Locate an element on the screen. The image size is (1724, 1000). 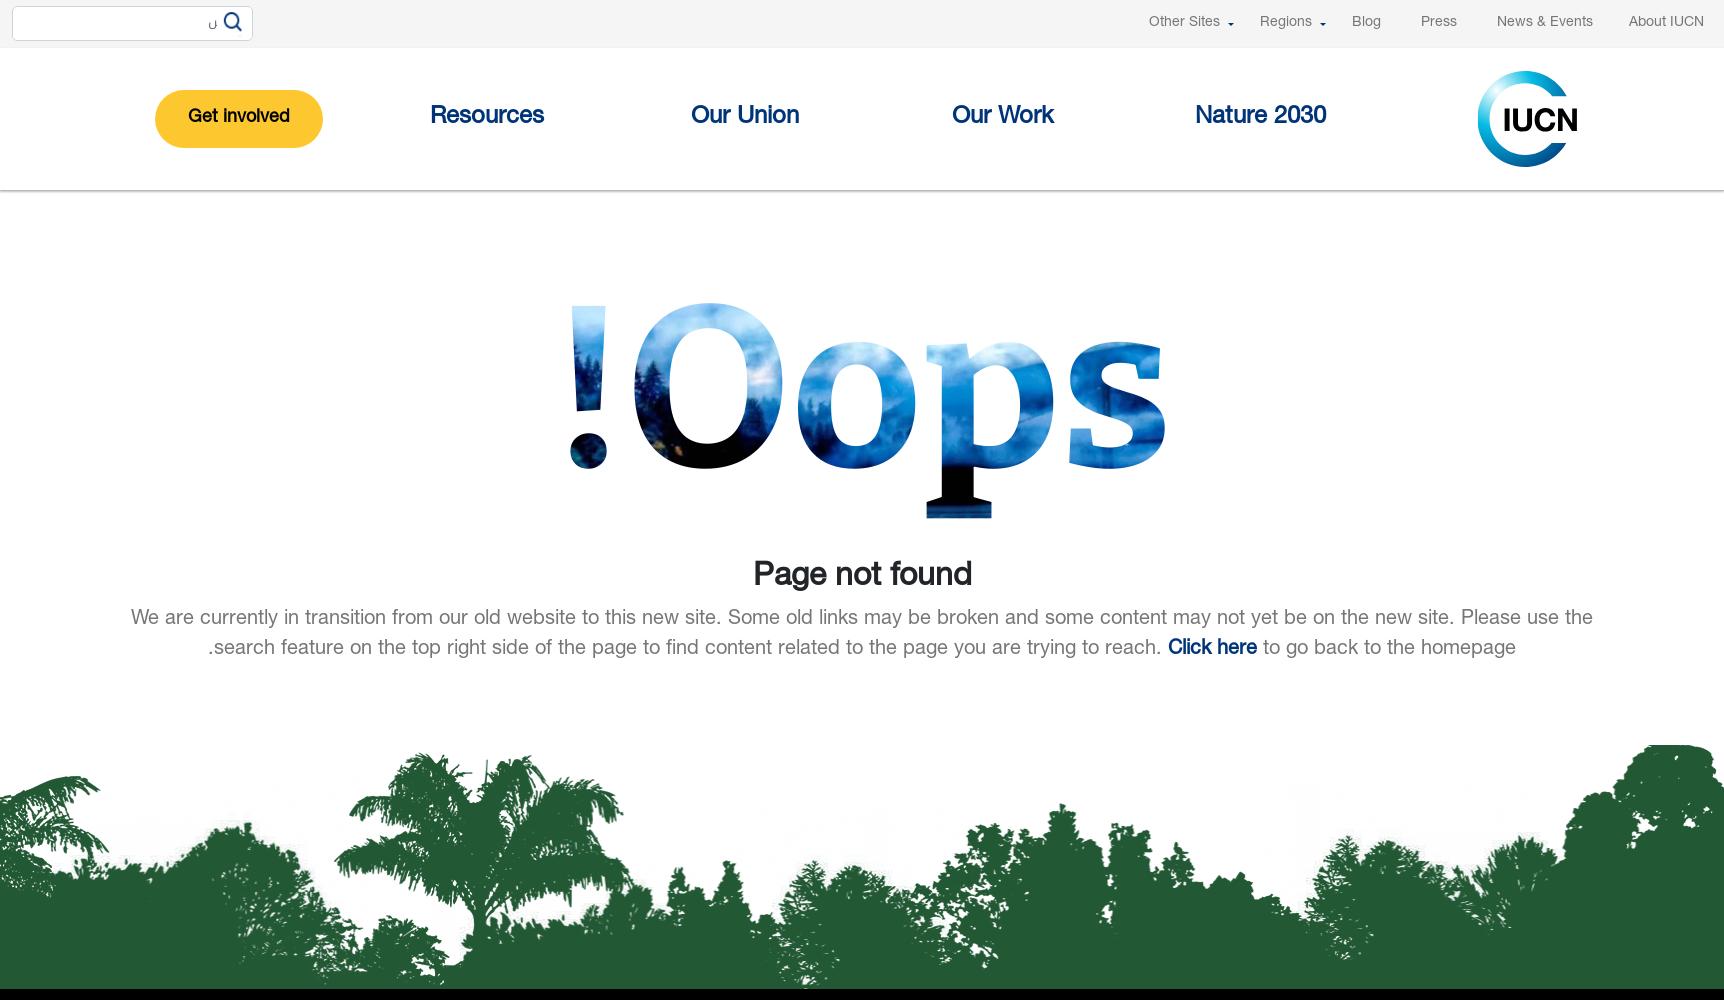
'Ocean' is located at coordinates (832, 350).